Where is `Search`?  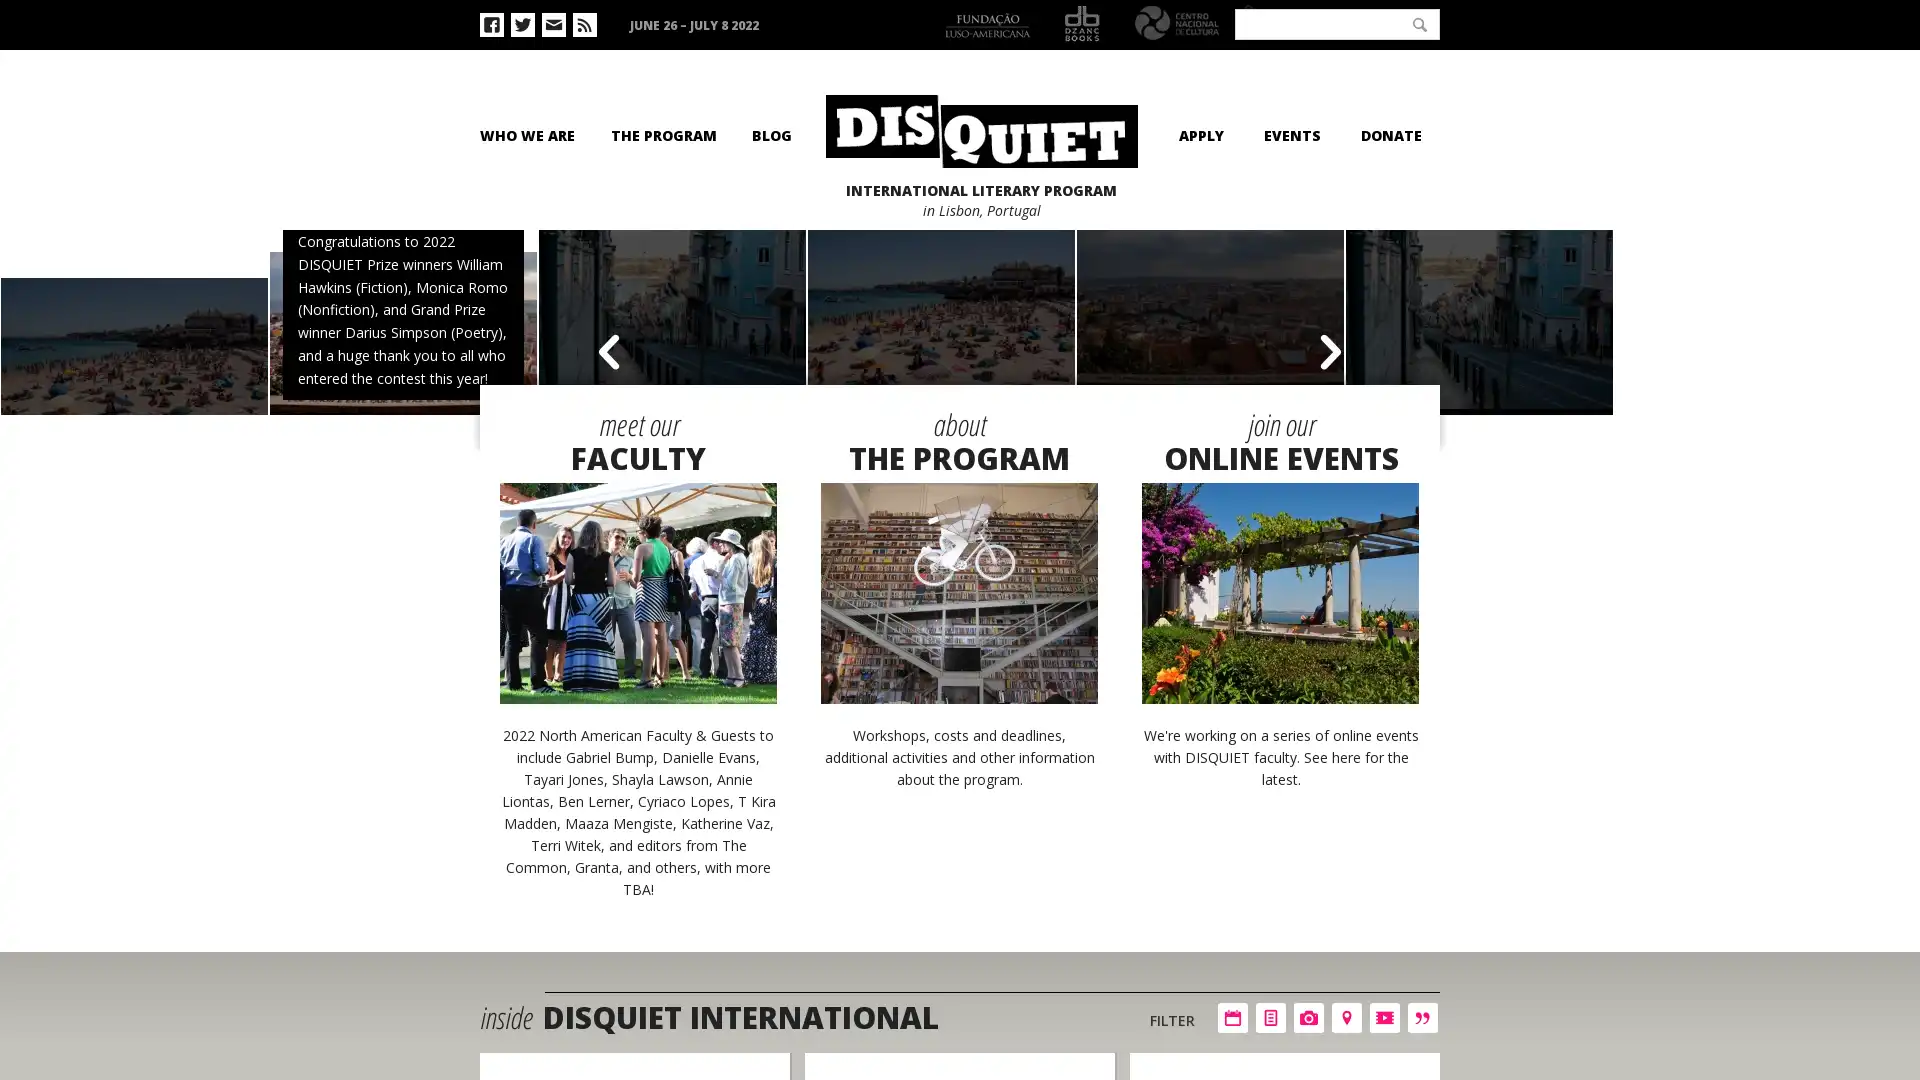 Search is located at coordinates (1419, 23).